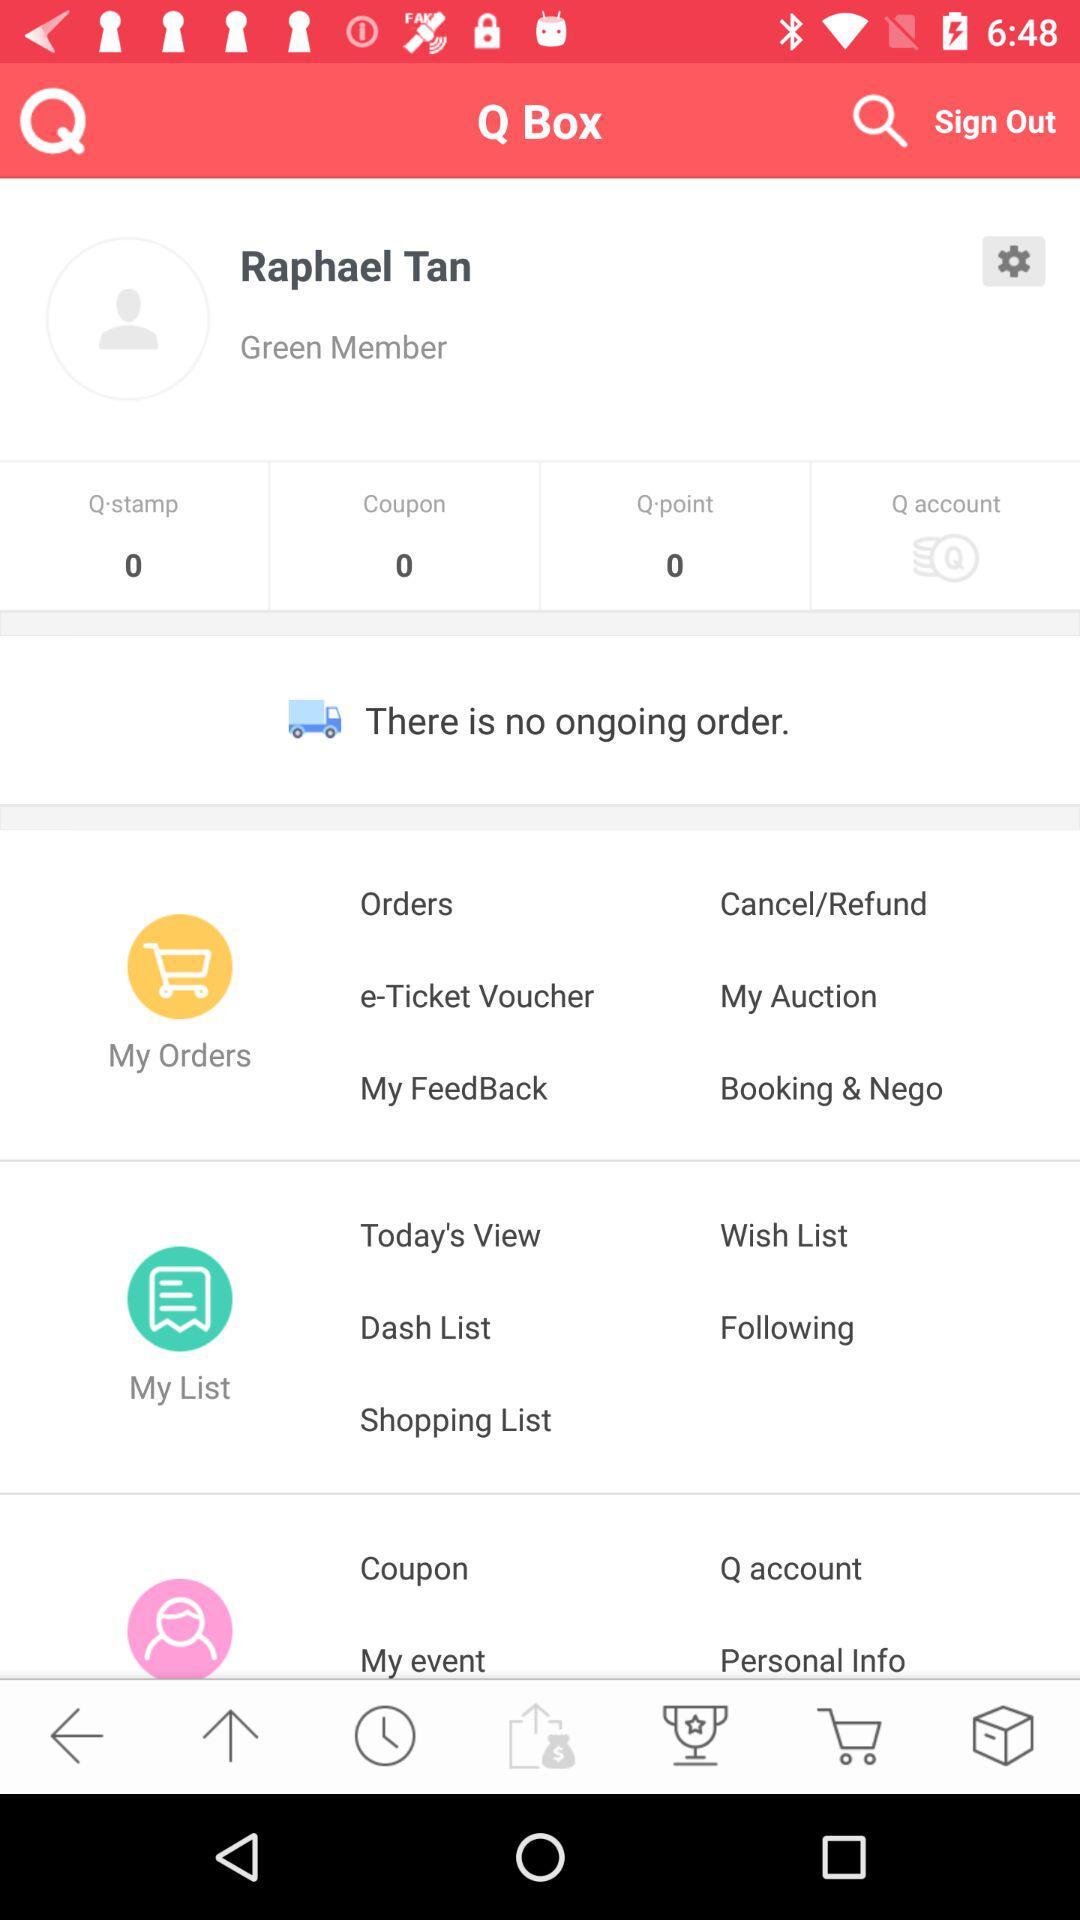 The height and width of the screenshot is (1920, 1080). I want to click on icon below the e-ticket voucher icon, so click(540, 1086).